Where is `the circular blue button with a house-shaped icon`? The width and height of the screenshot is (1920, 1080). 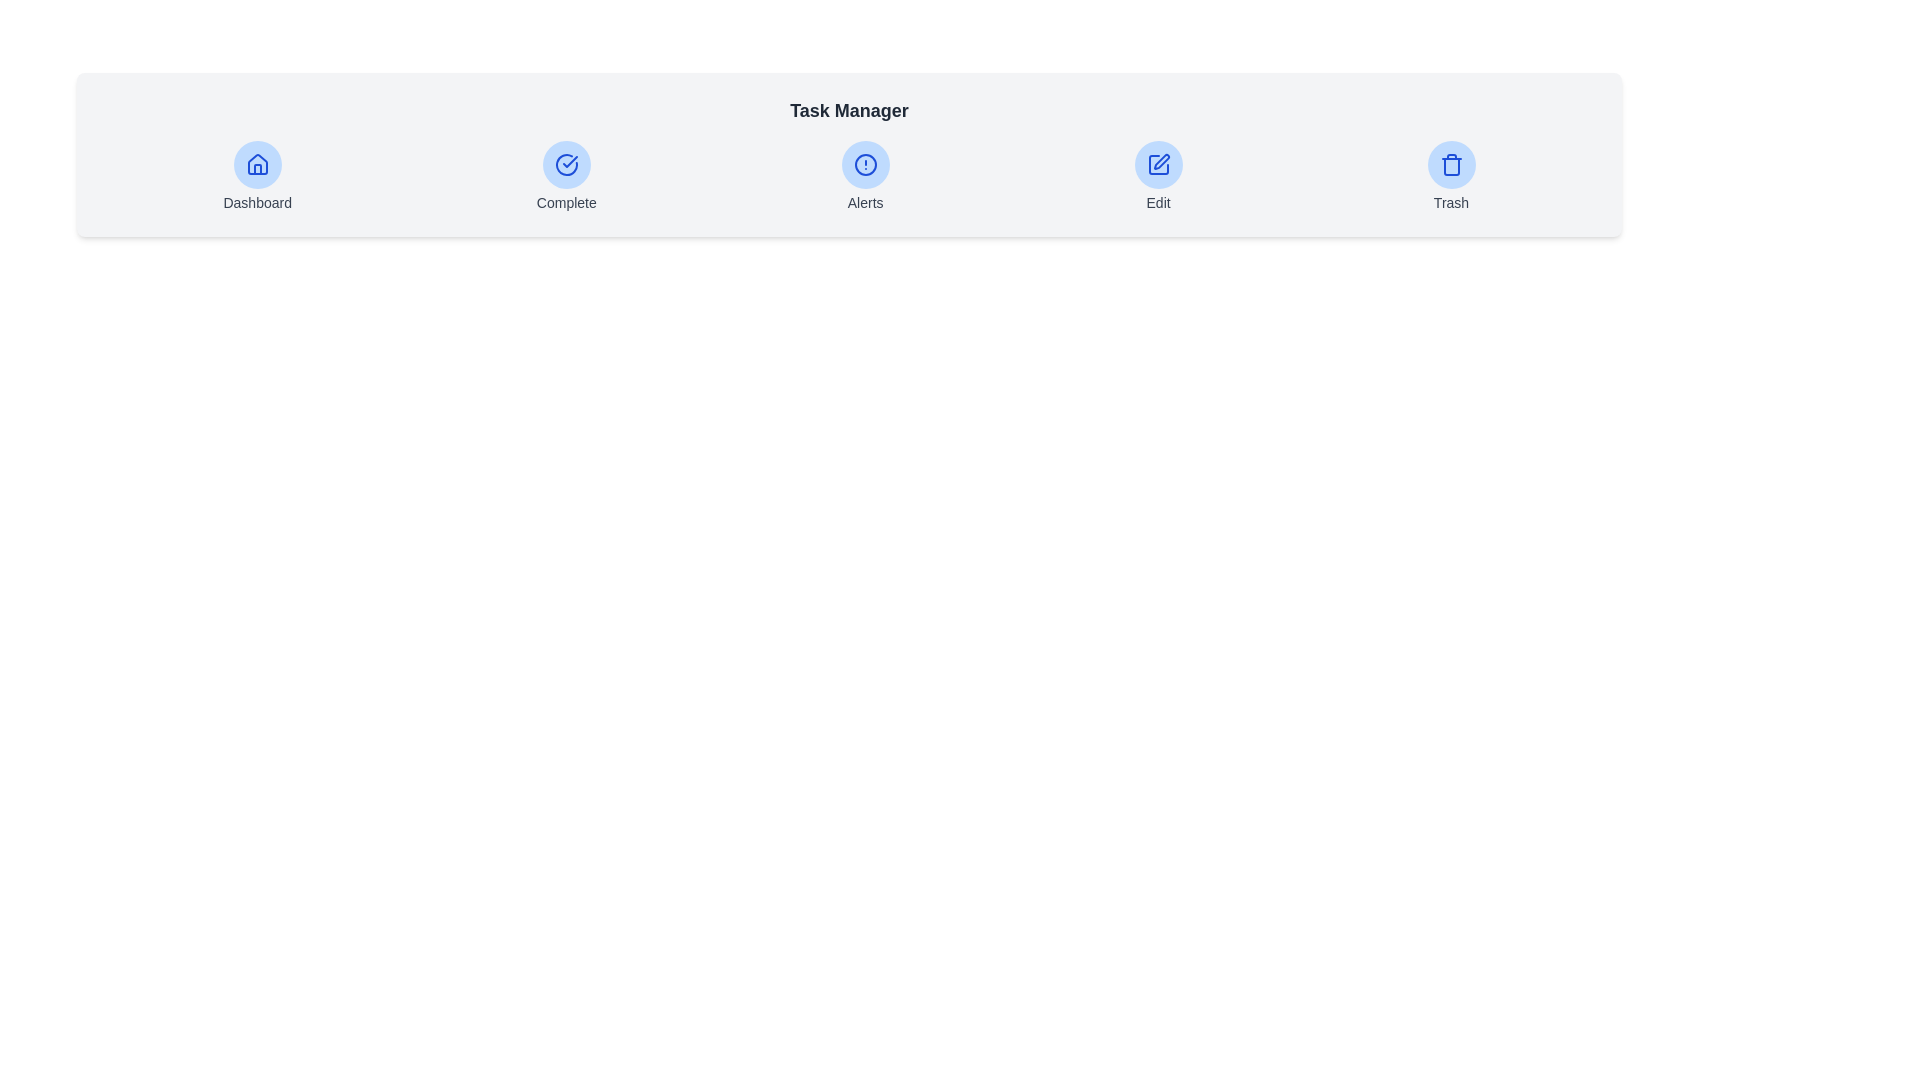 the circular blue button with a house-shaped icon is located at coordinates (256, 164).